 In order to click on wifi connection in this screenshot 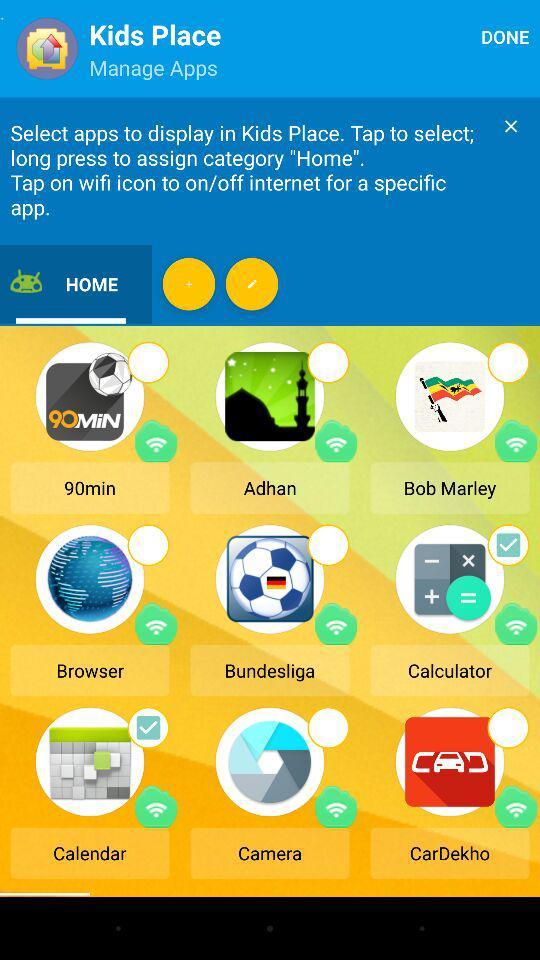, I will do `click(155, 806)`.